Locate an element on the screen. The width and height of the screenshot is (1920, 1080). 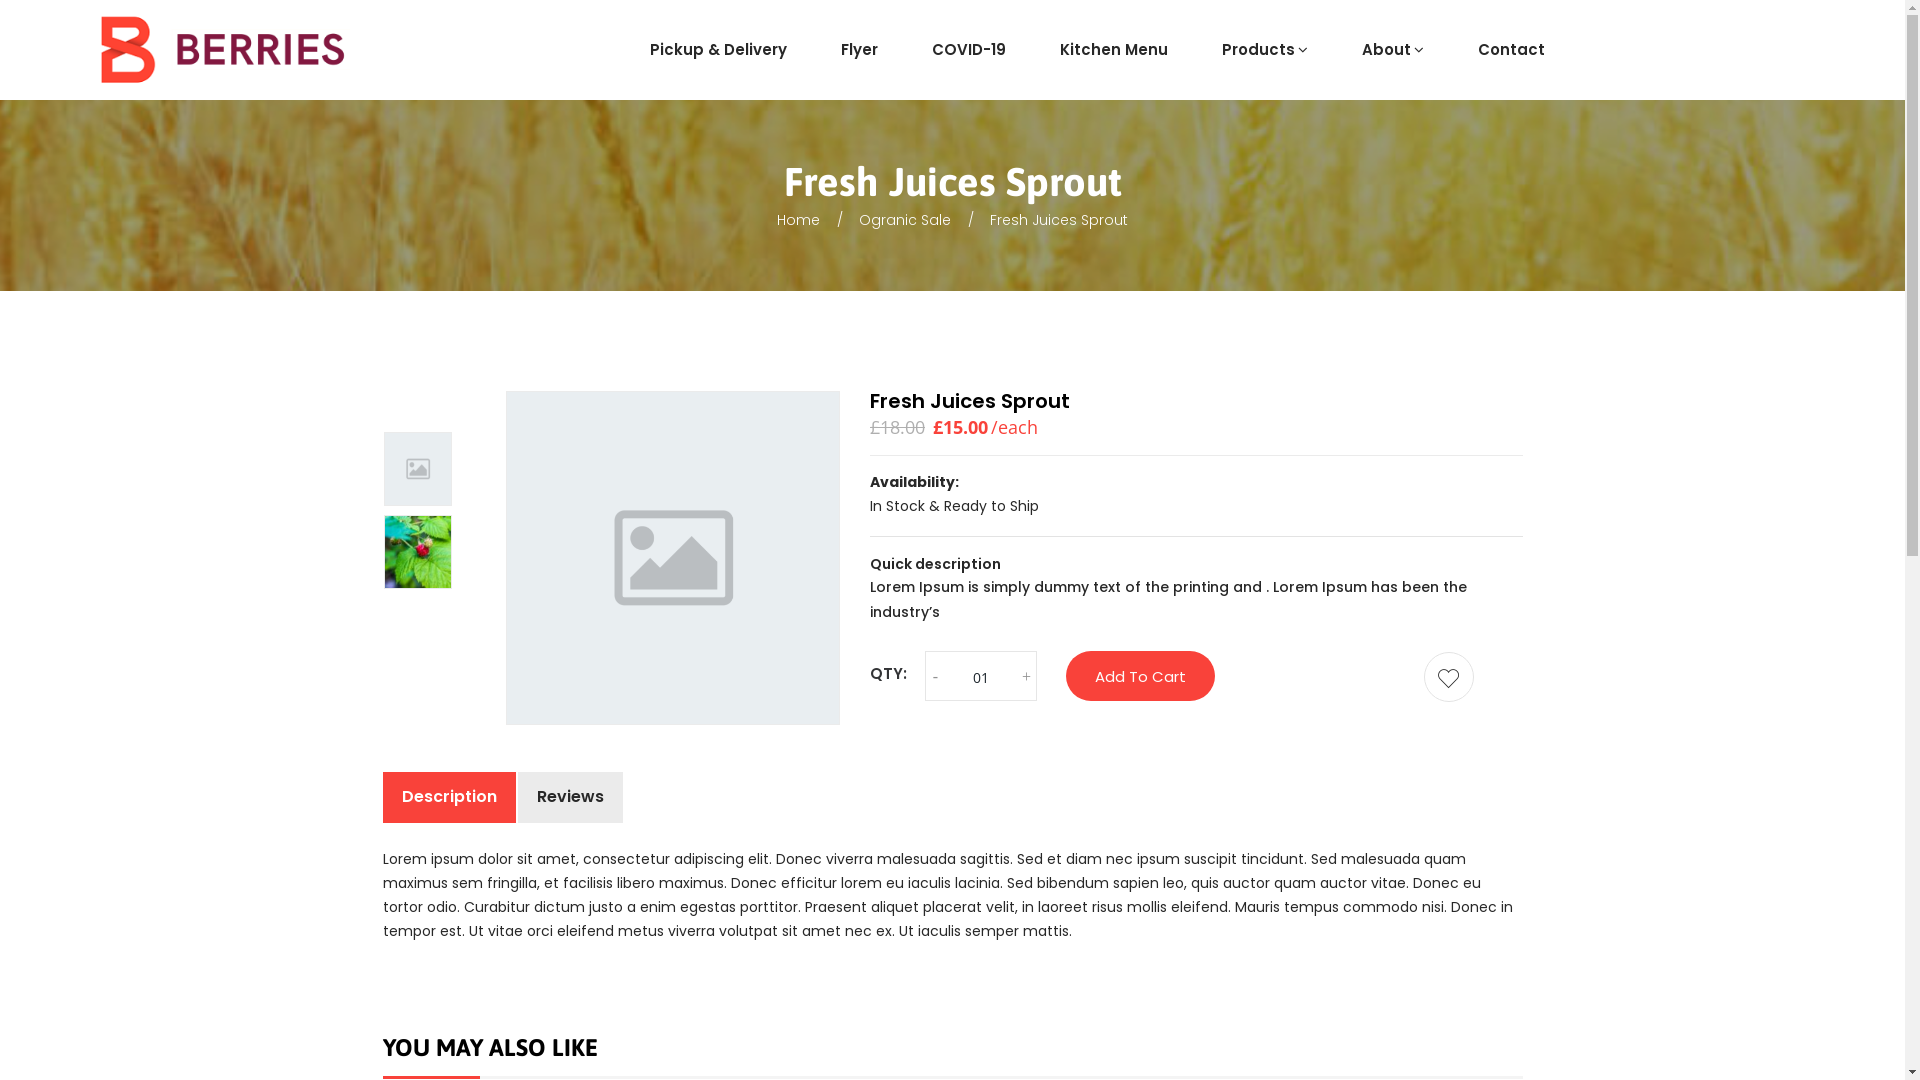
'Ogranic Sale' is located at coordinates (904, 219).